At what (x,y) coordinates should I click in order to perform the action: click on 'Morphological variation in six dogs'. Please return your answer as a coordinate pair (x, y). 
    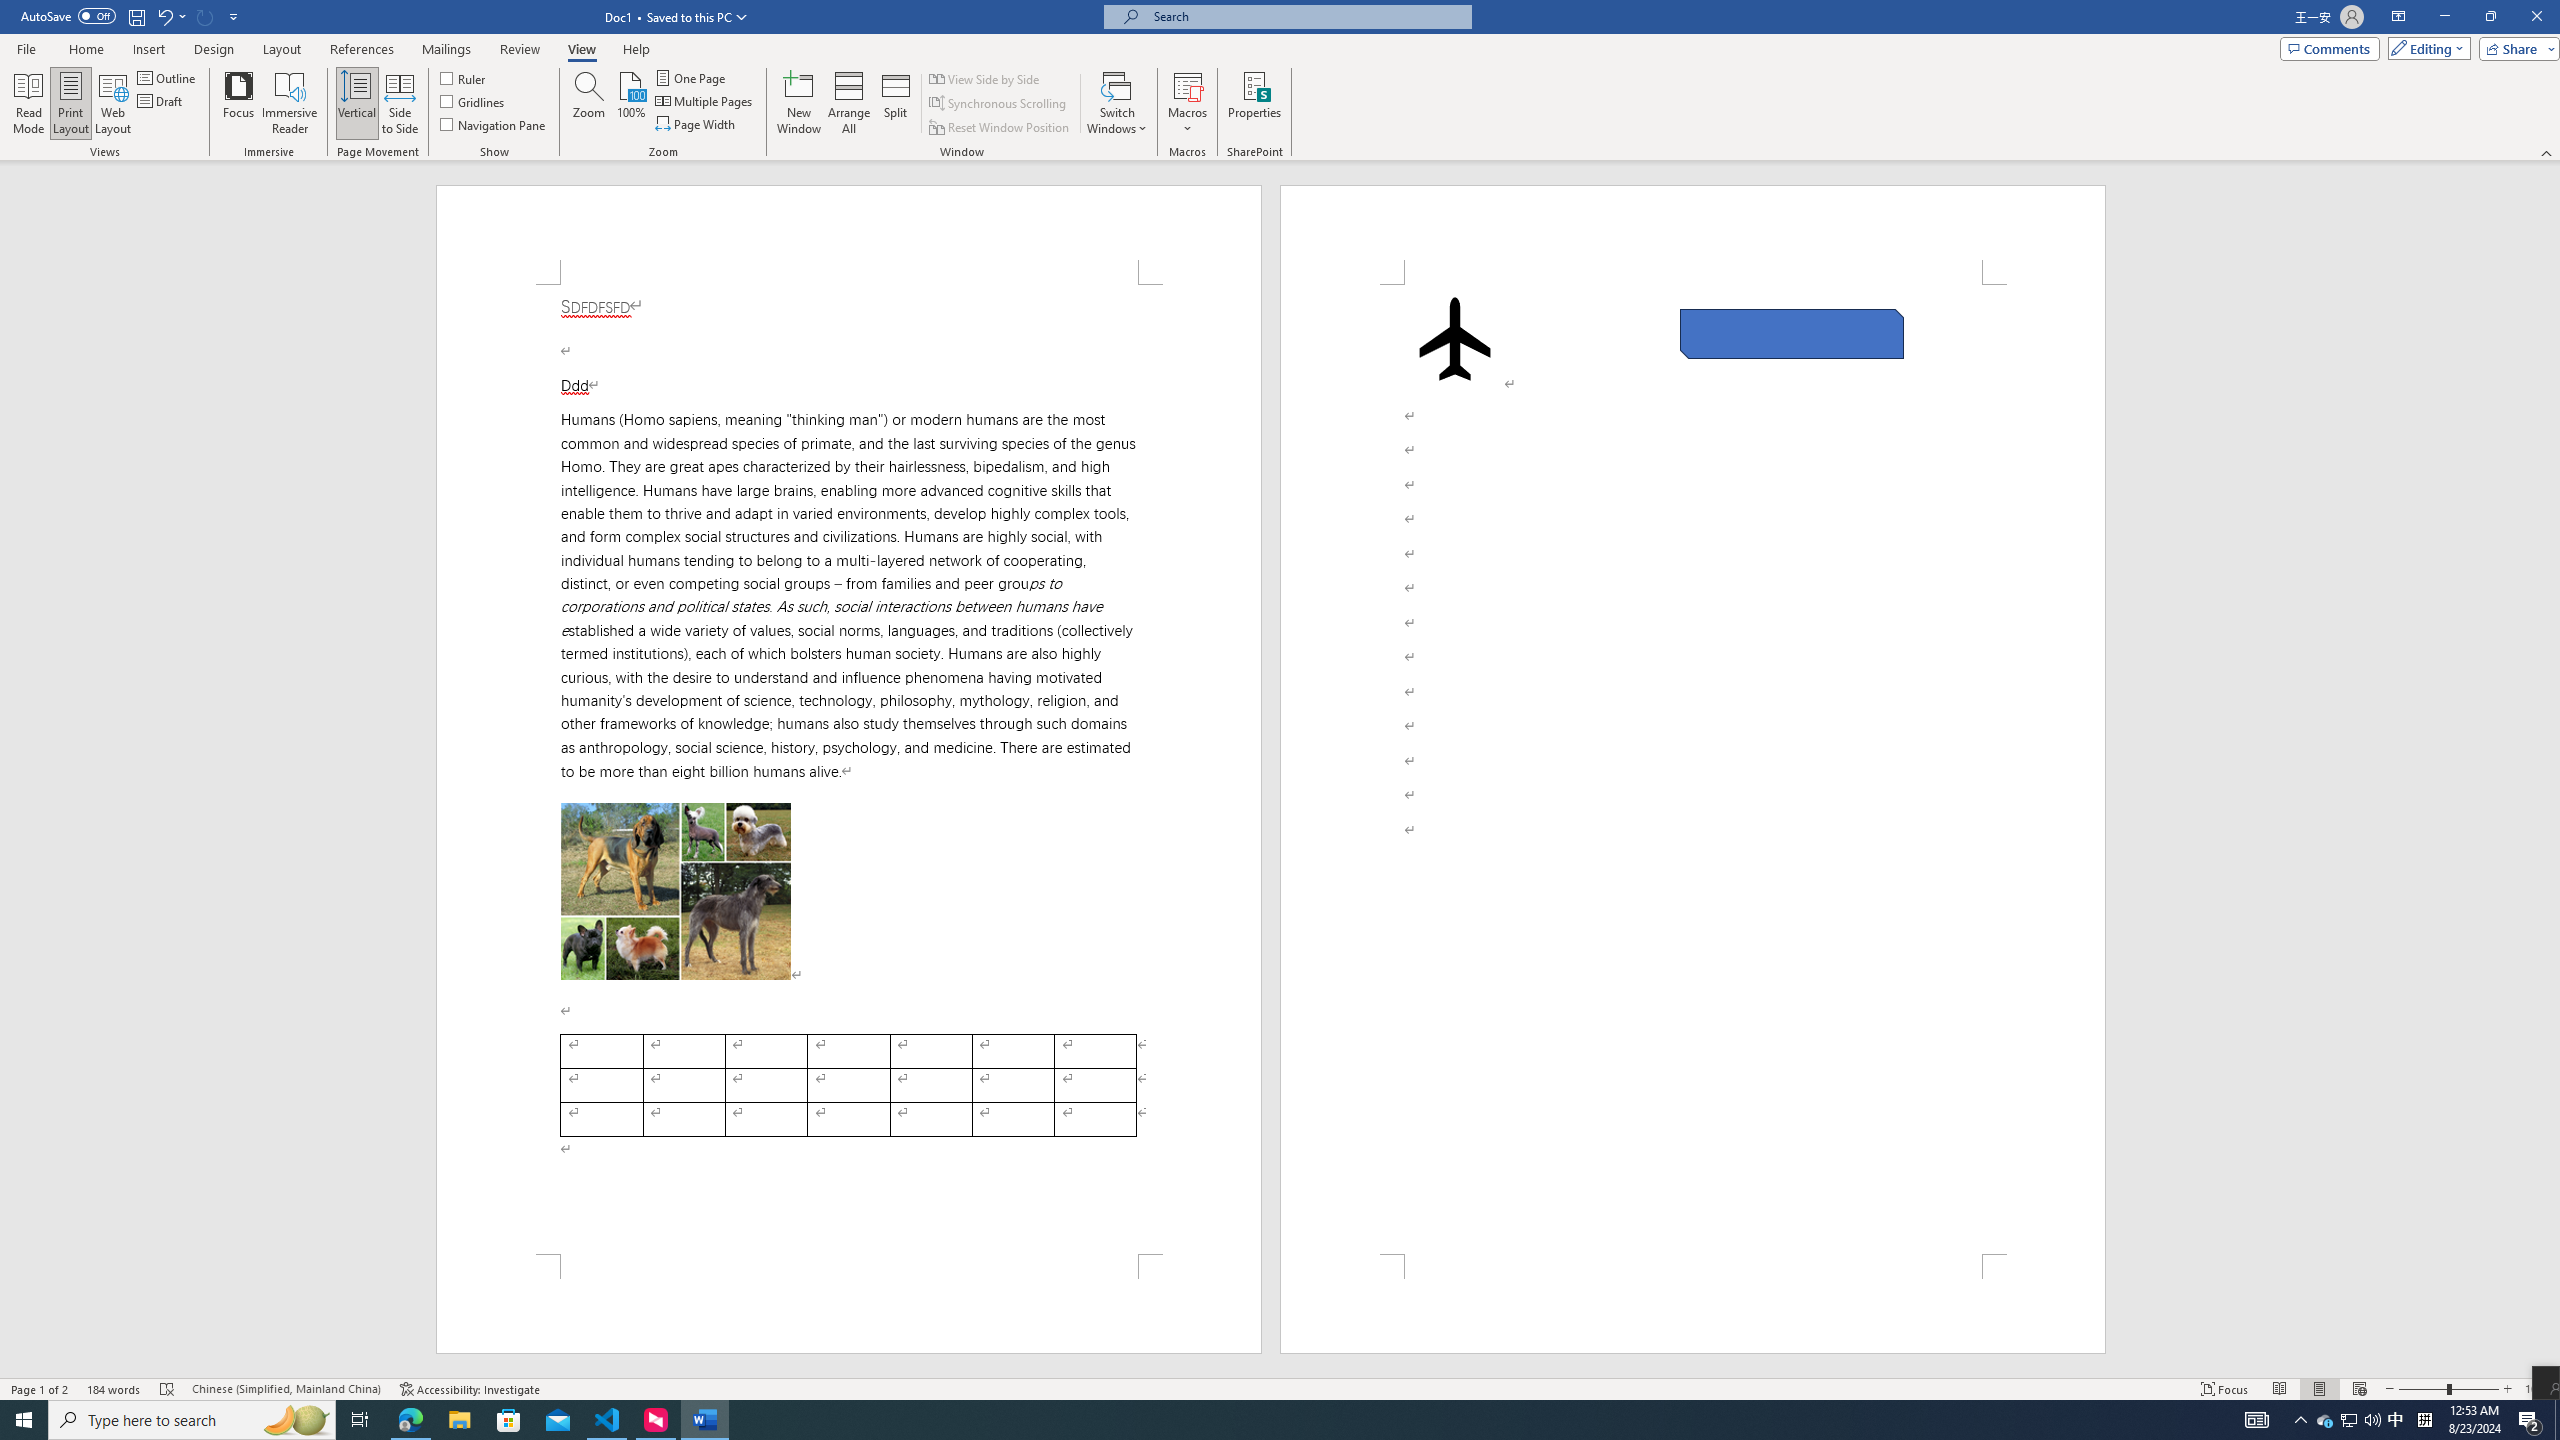
    Looking at the image, I should click on (674, 892).